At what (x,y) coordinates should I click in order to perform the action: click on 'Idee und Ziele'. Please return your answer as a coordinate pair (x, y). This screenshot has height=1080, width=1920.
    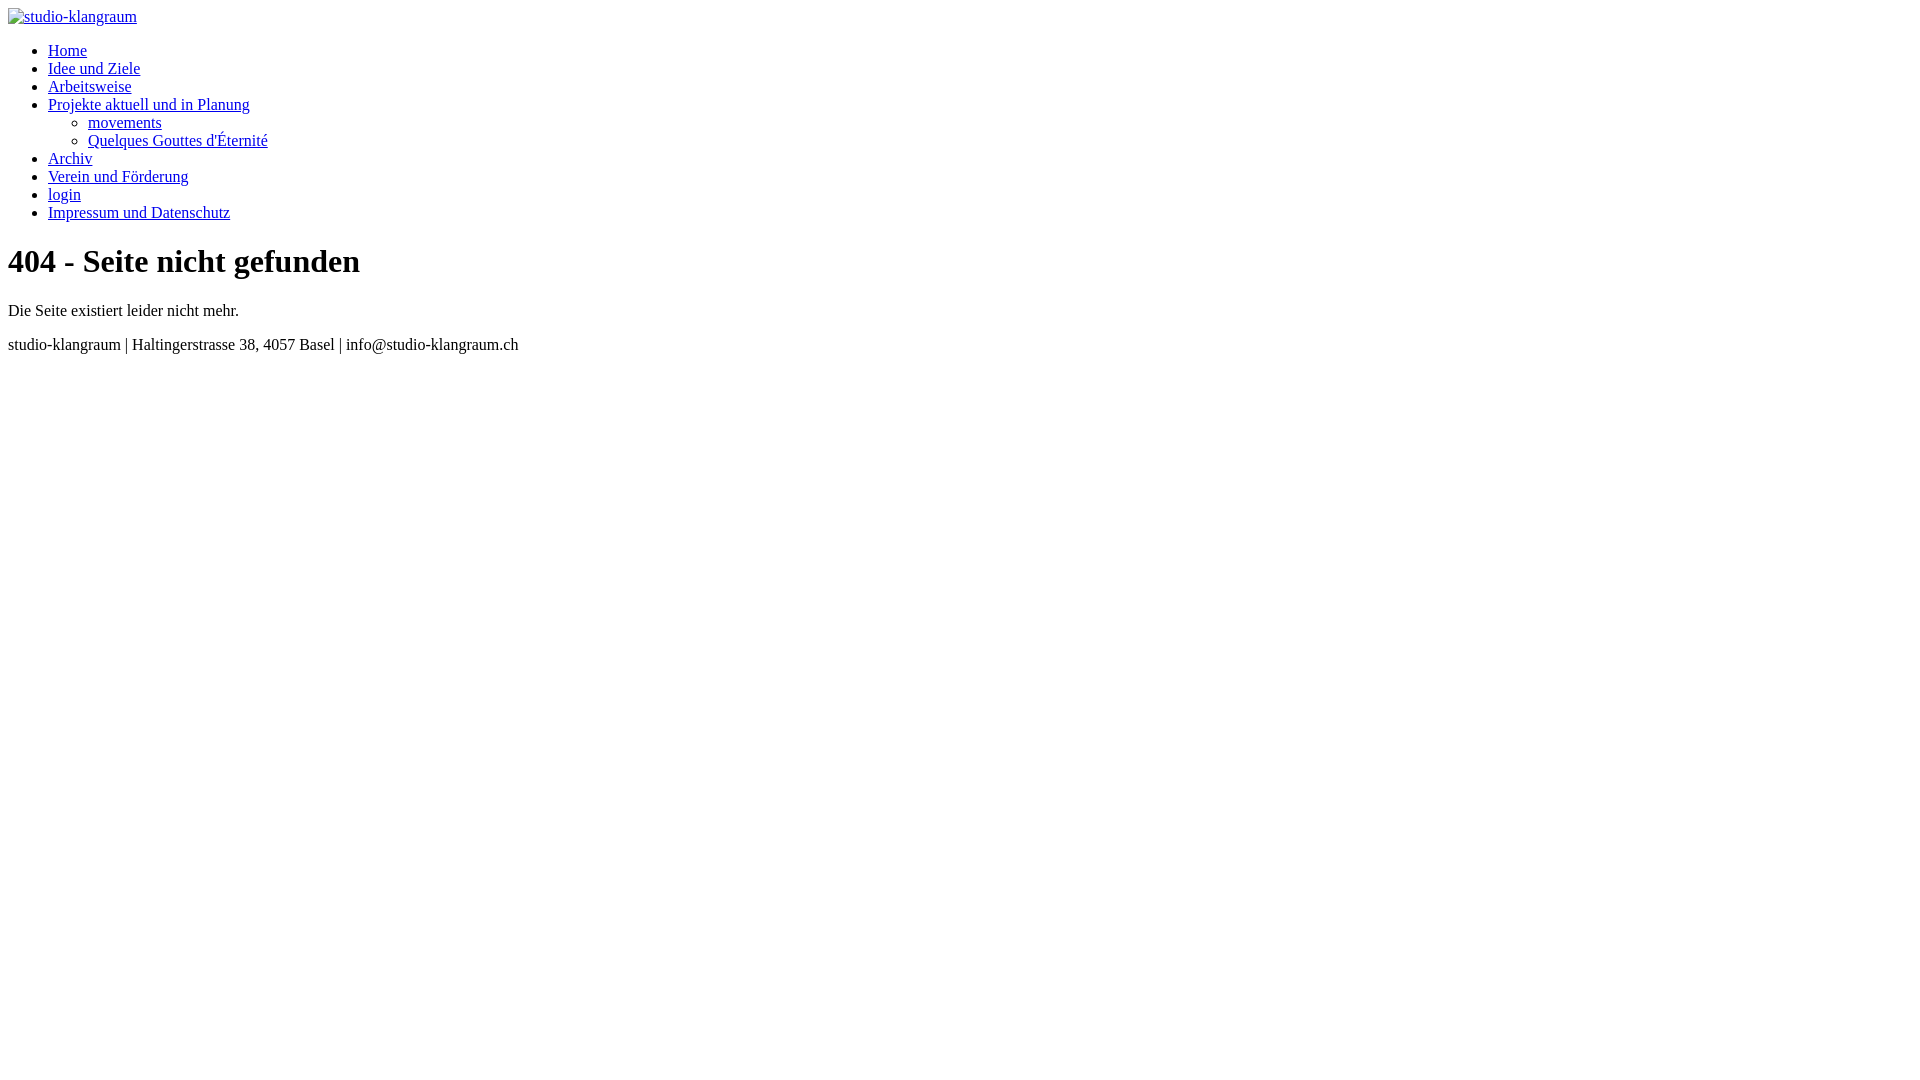
    Looking at the image, I should click on (93, 67).